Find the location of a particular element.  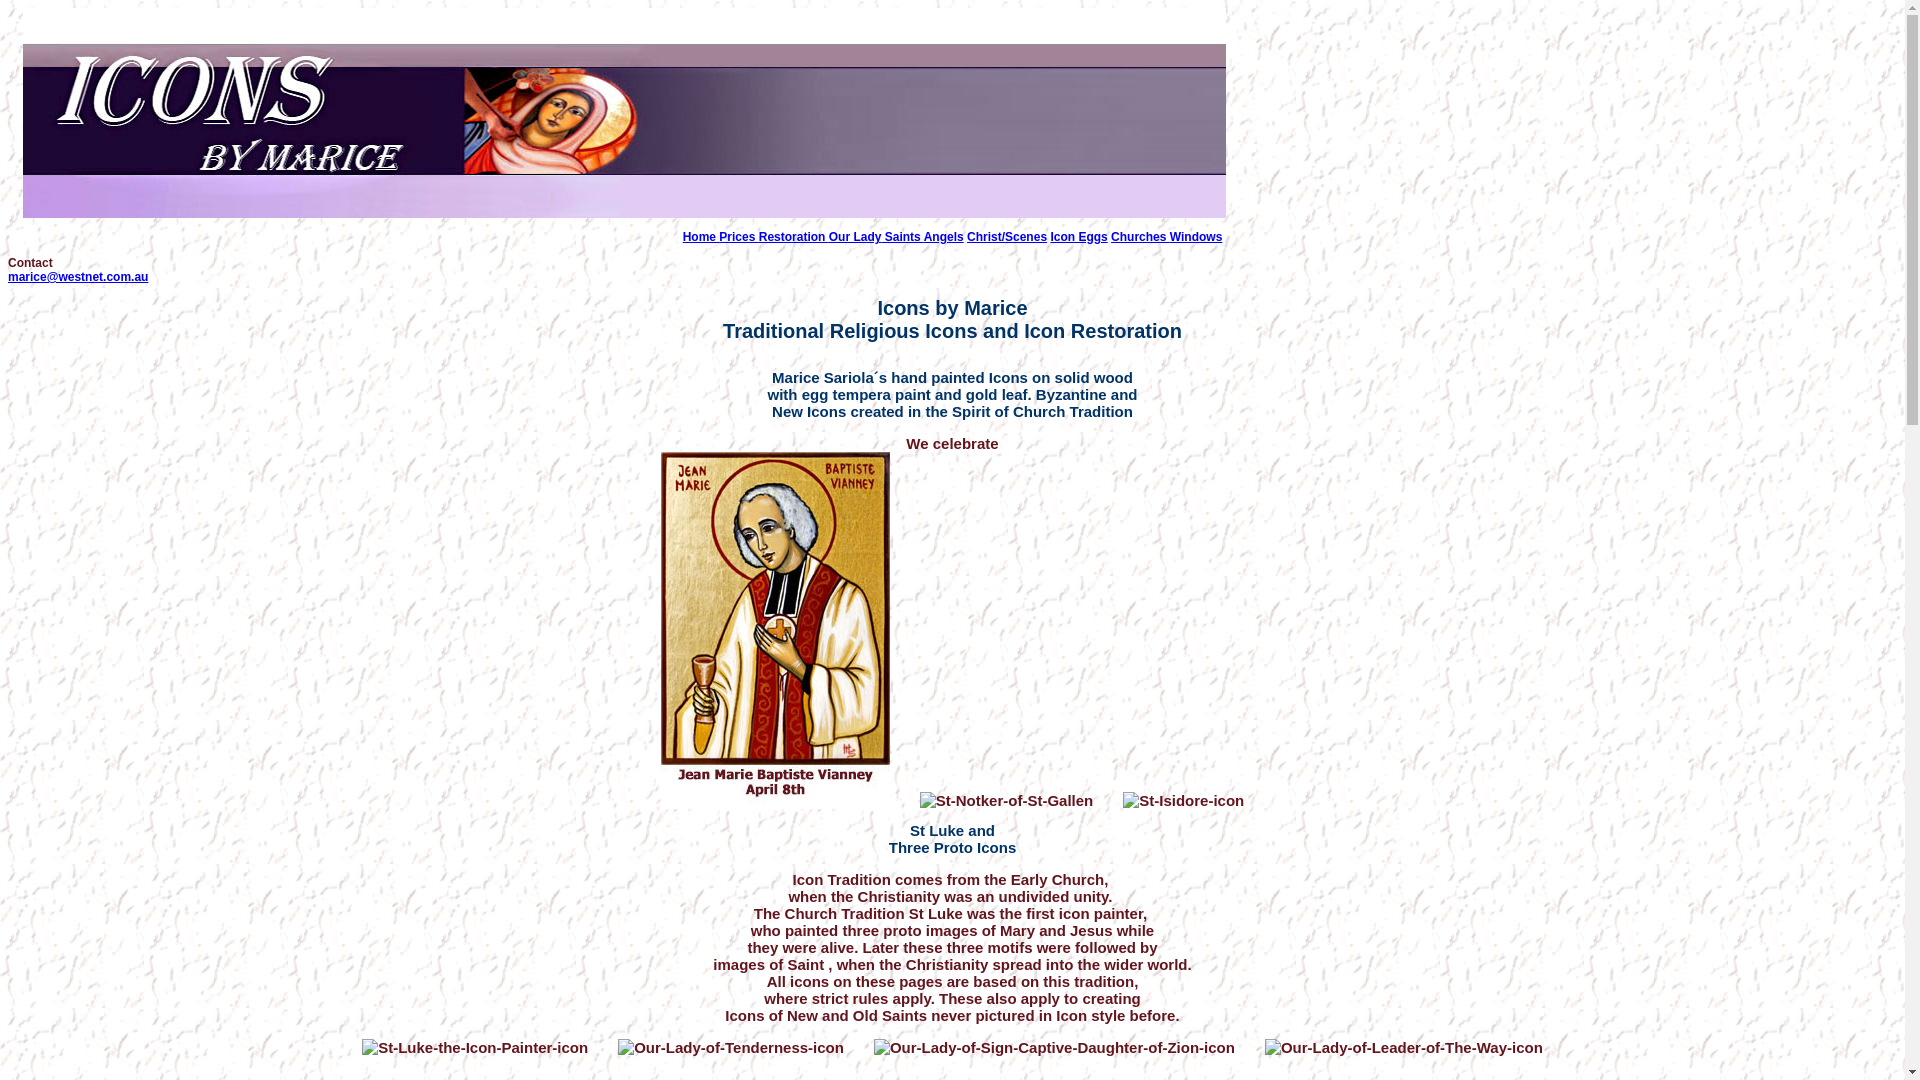

'Prices' is located at coordinates (737, 235).